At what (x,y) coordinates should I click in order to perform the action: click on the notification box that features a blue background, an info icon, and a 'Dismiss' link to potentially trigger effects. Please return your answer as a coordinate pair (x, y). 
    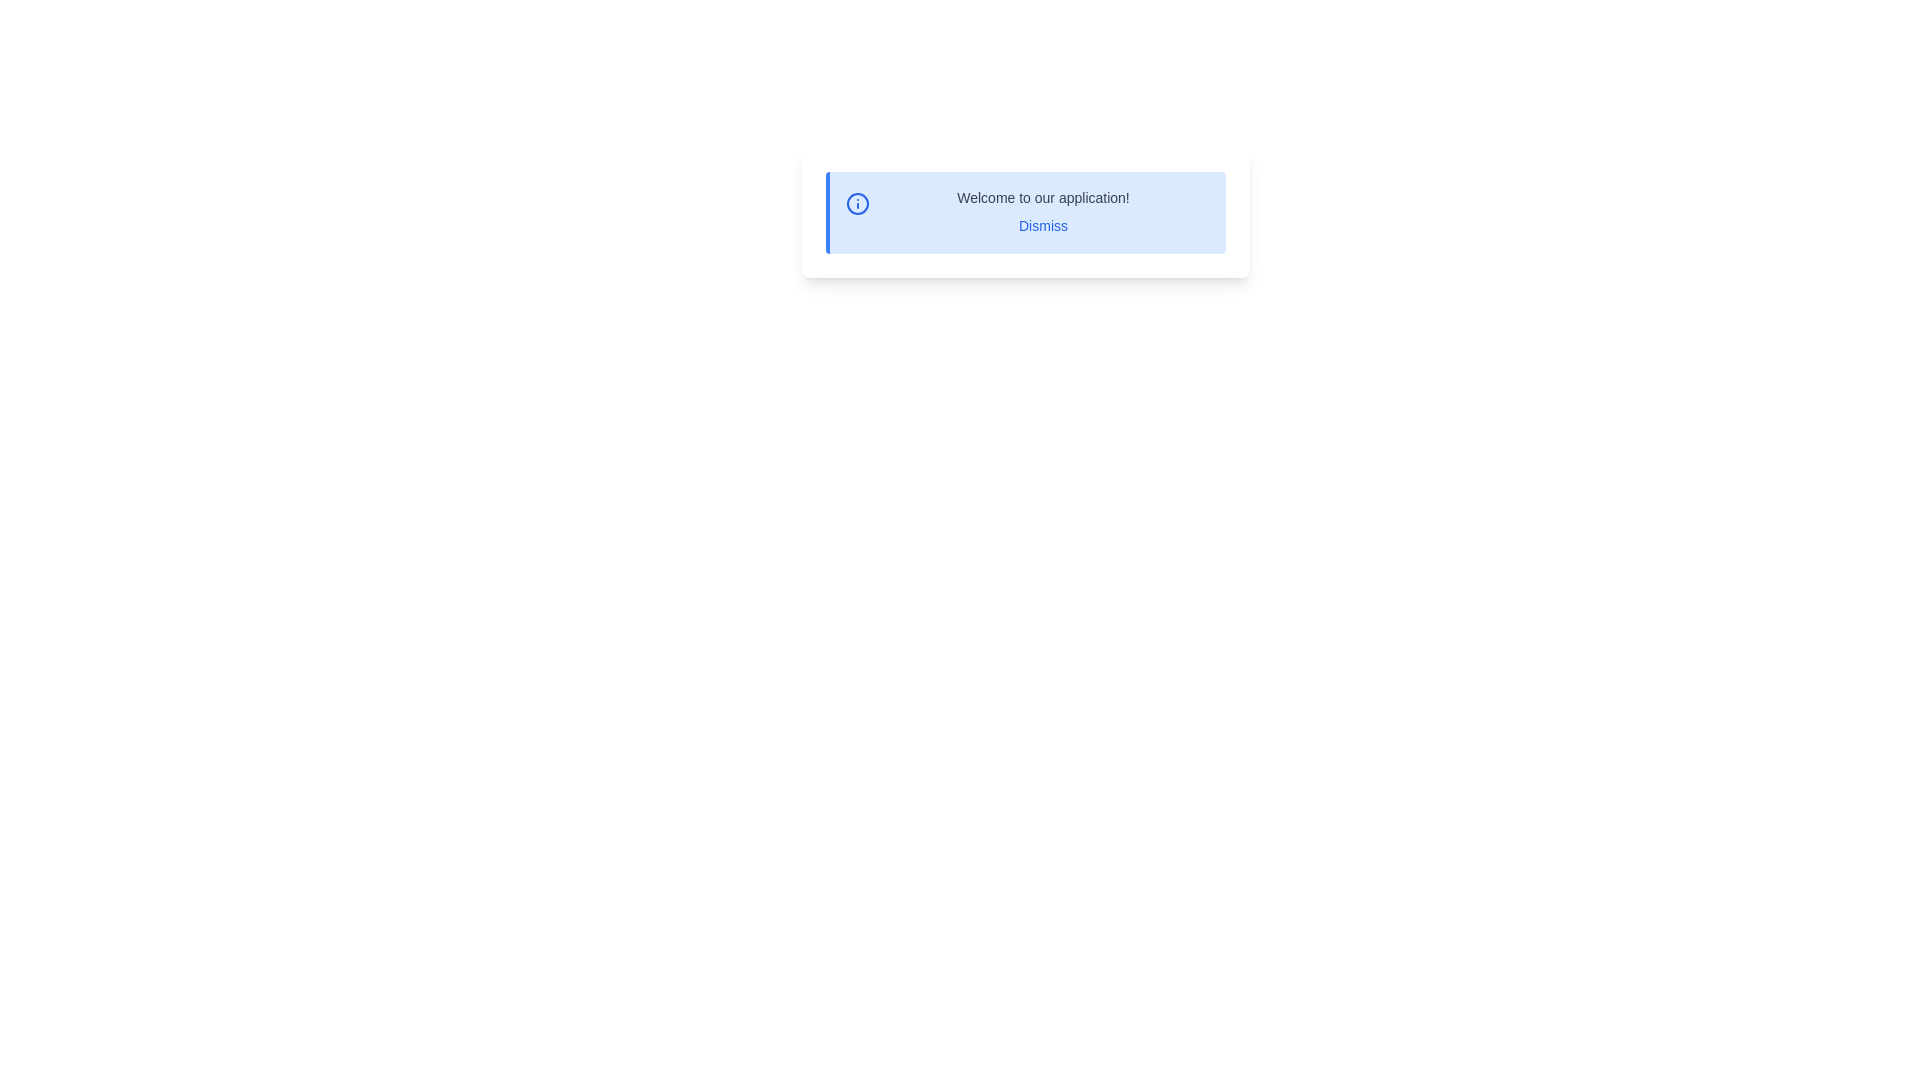
    Looking at the image, I should click on (1025, 212).